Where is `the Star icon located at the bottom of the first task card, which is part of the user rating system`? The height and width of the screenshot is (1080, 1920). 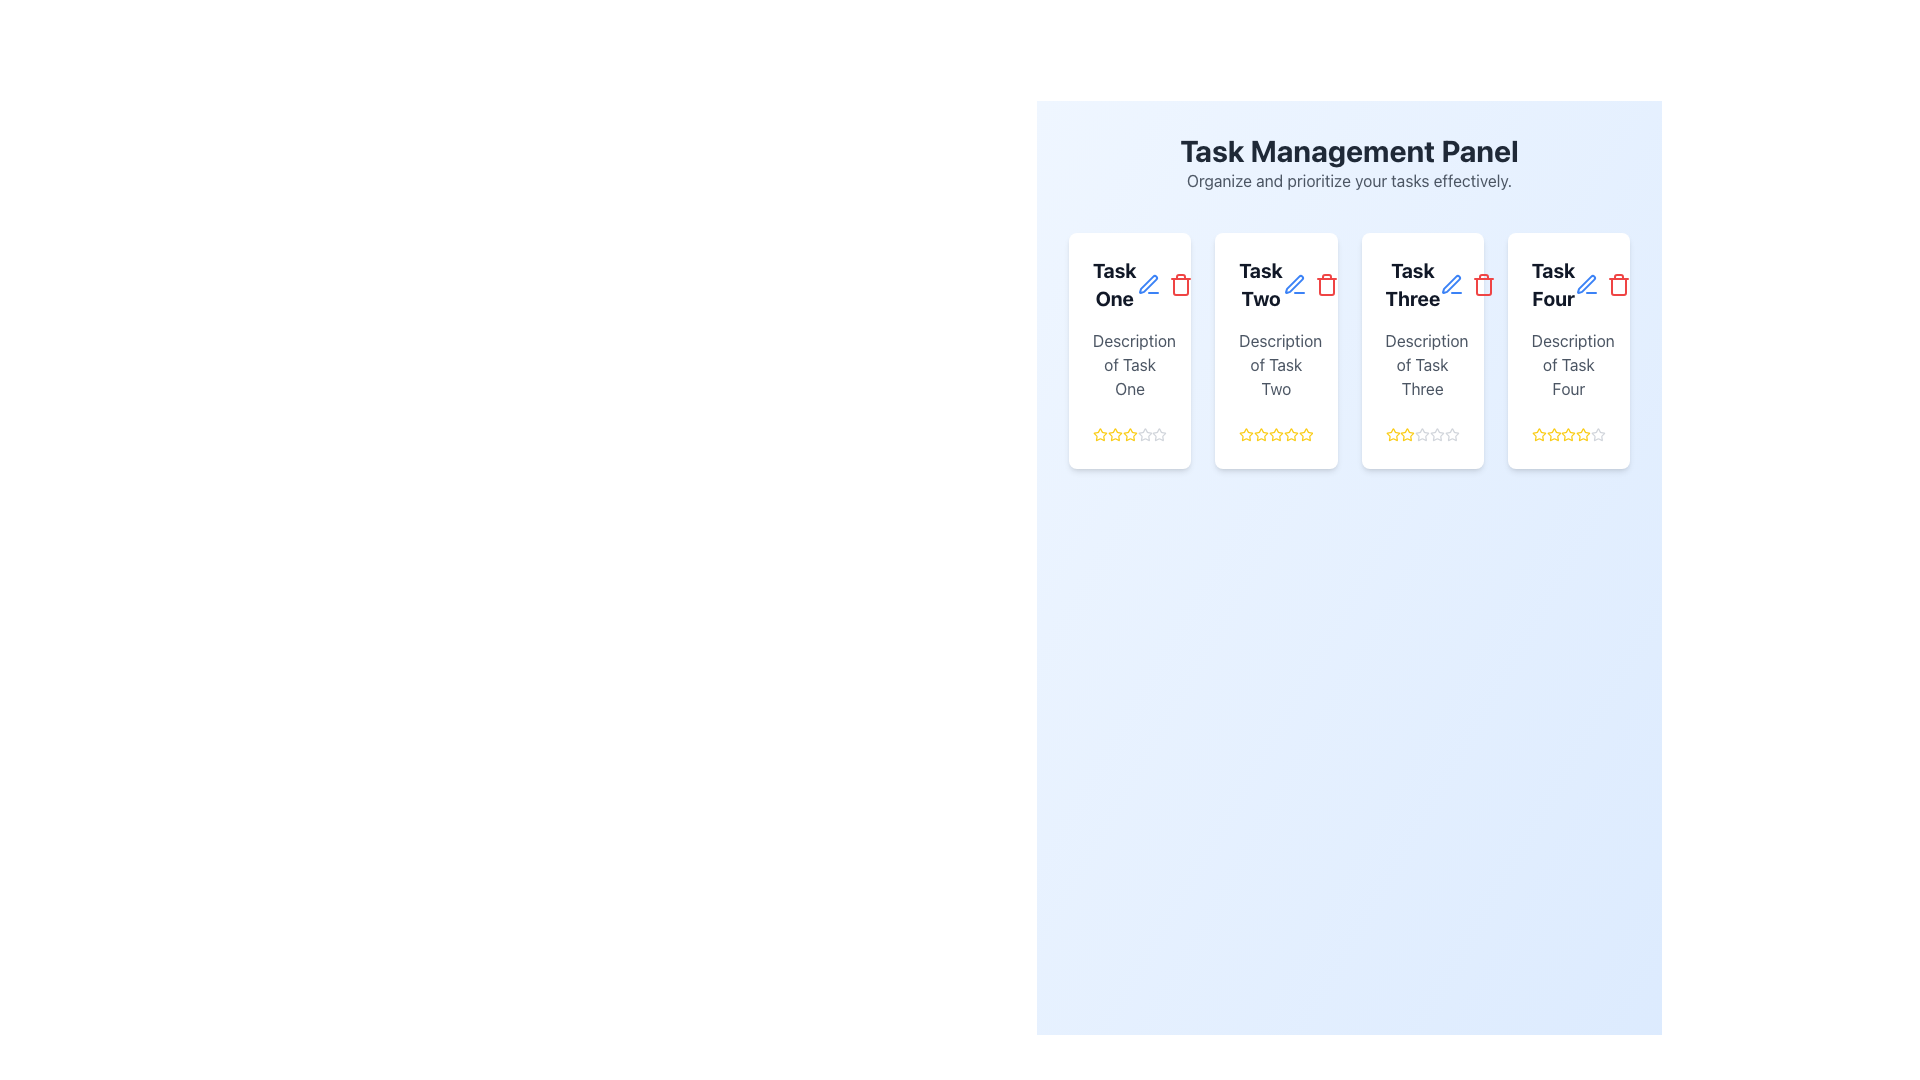
the Star icon located at the bottom of the first task card, which is part of the user rating system is located at coordinates (1114, 433).